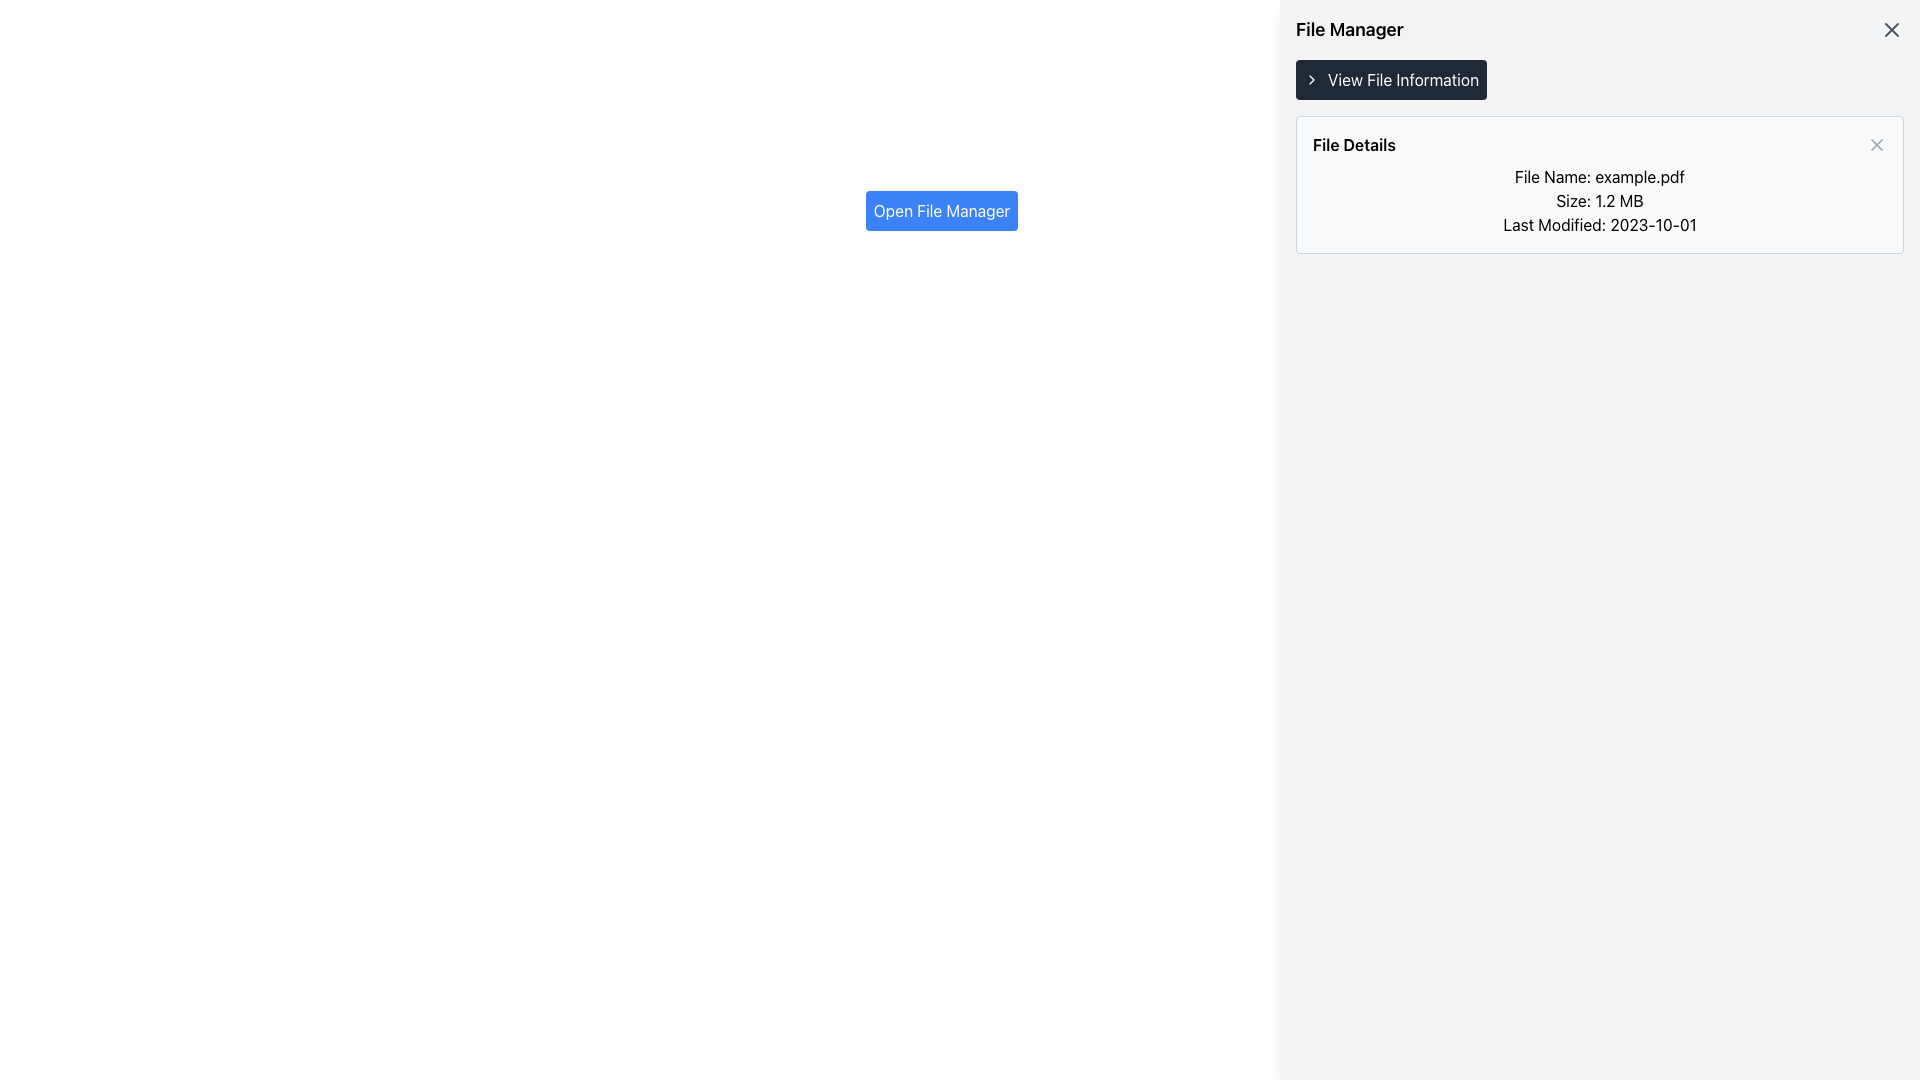 The width and height of the screenshot is (1920, 1080). What do you see at coordinates (1354, 144) in the screenshot?
I see `the 'File Details' label, which is a bold text component prominently positioned at the top-right of the content panel` at bounding box center [1354, 144].